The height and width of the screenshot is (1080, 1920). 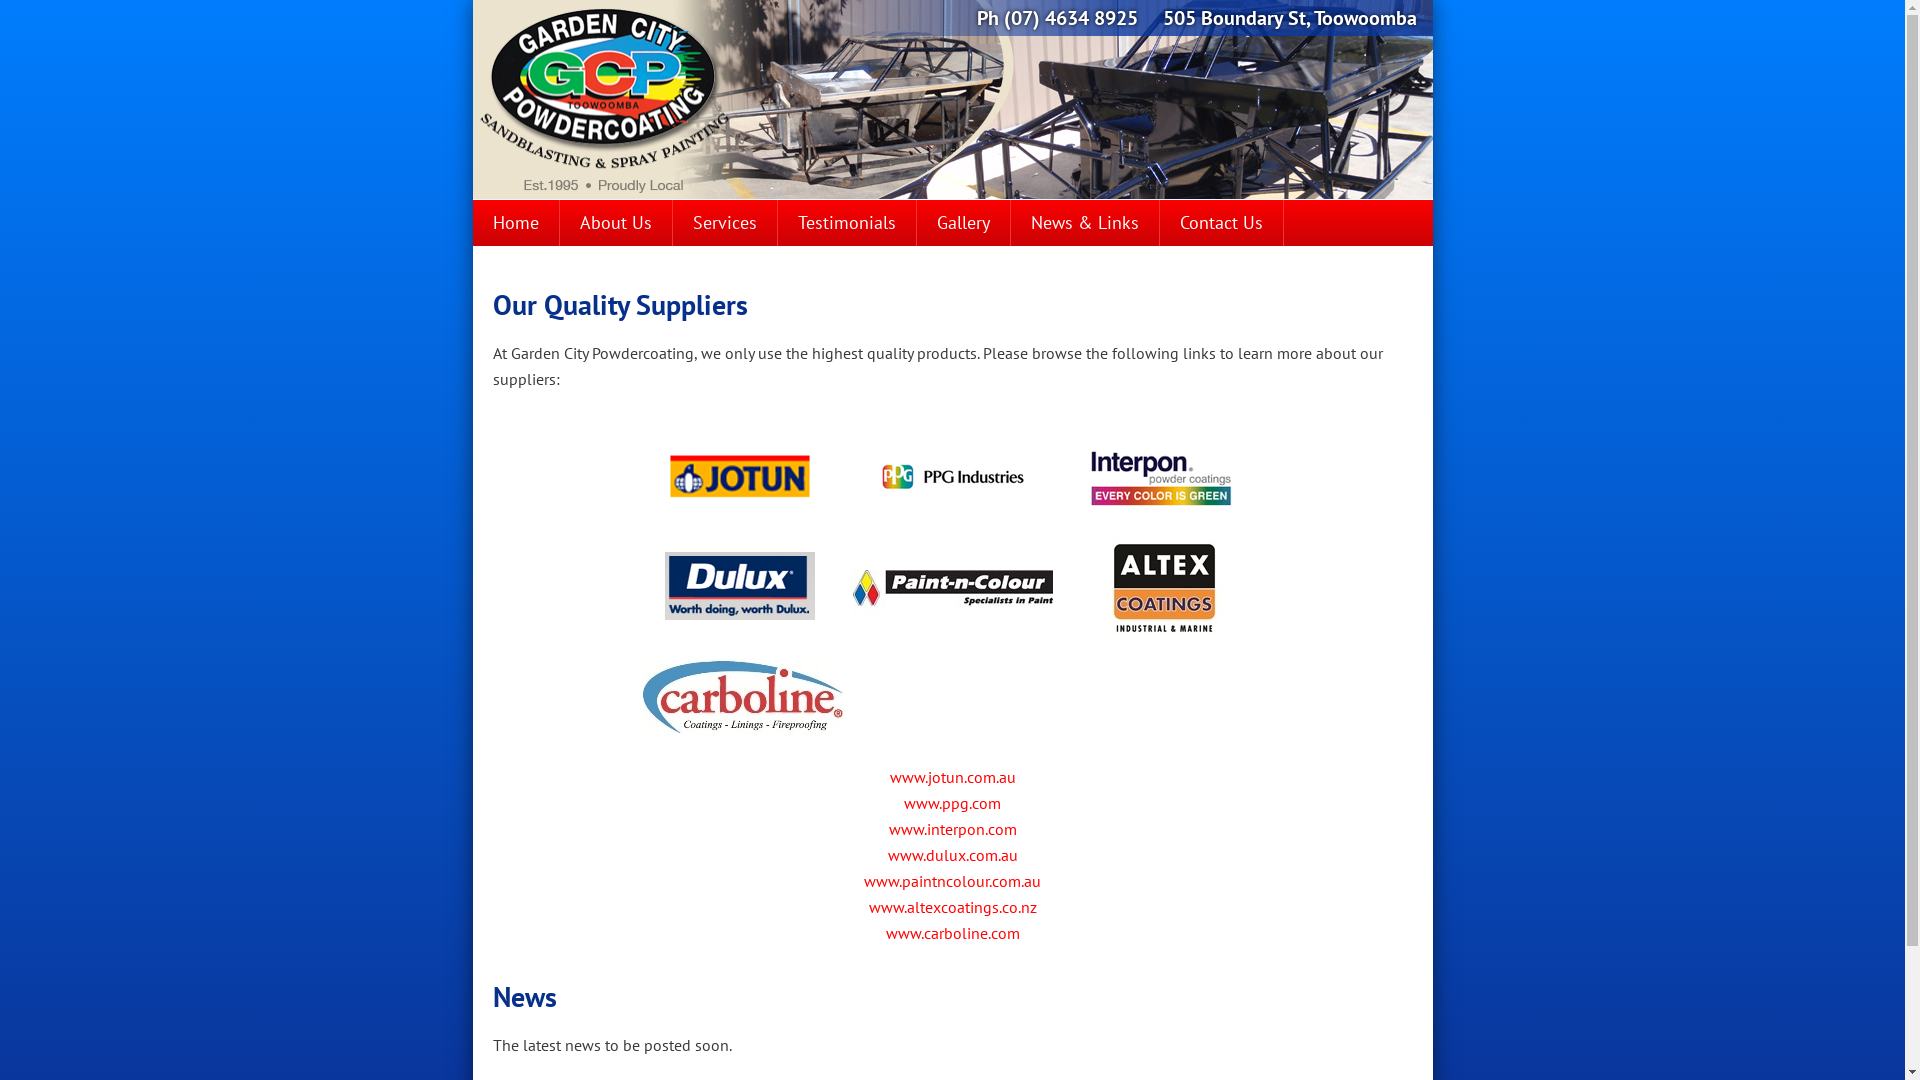 I want to click on 'Services', so click(x=672, y=223).